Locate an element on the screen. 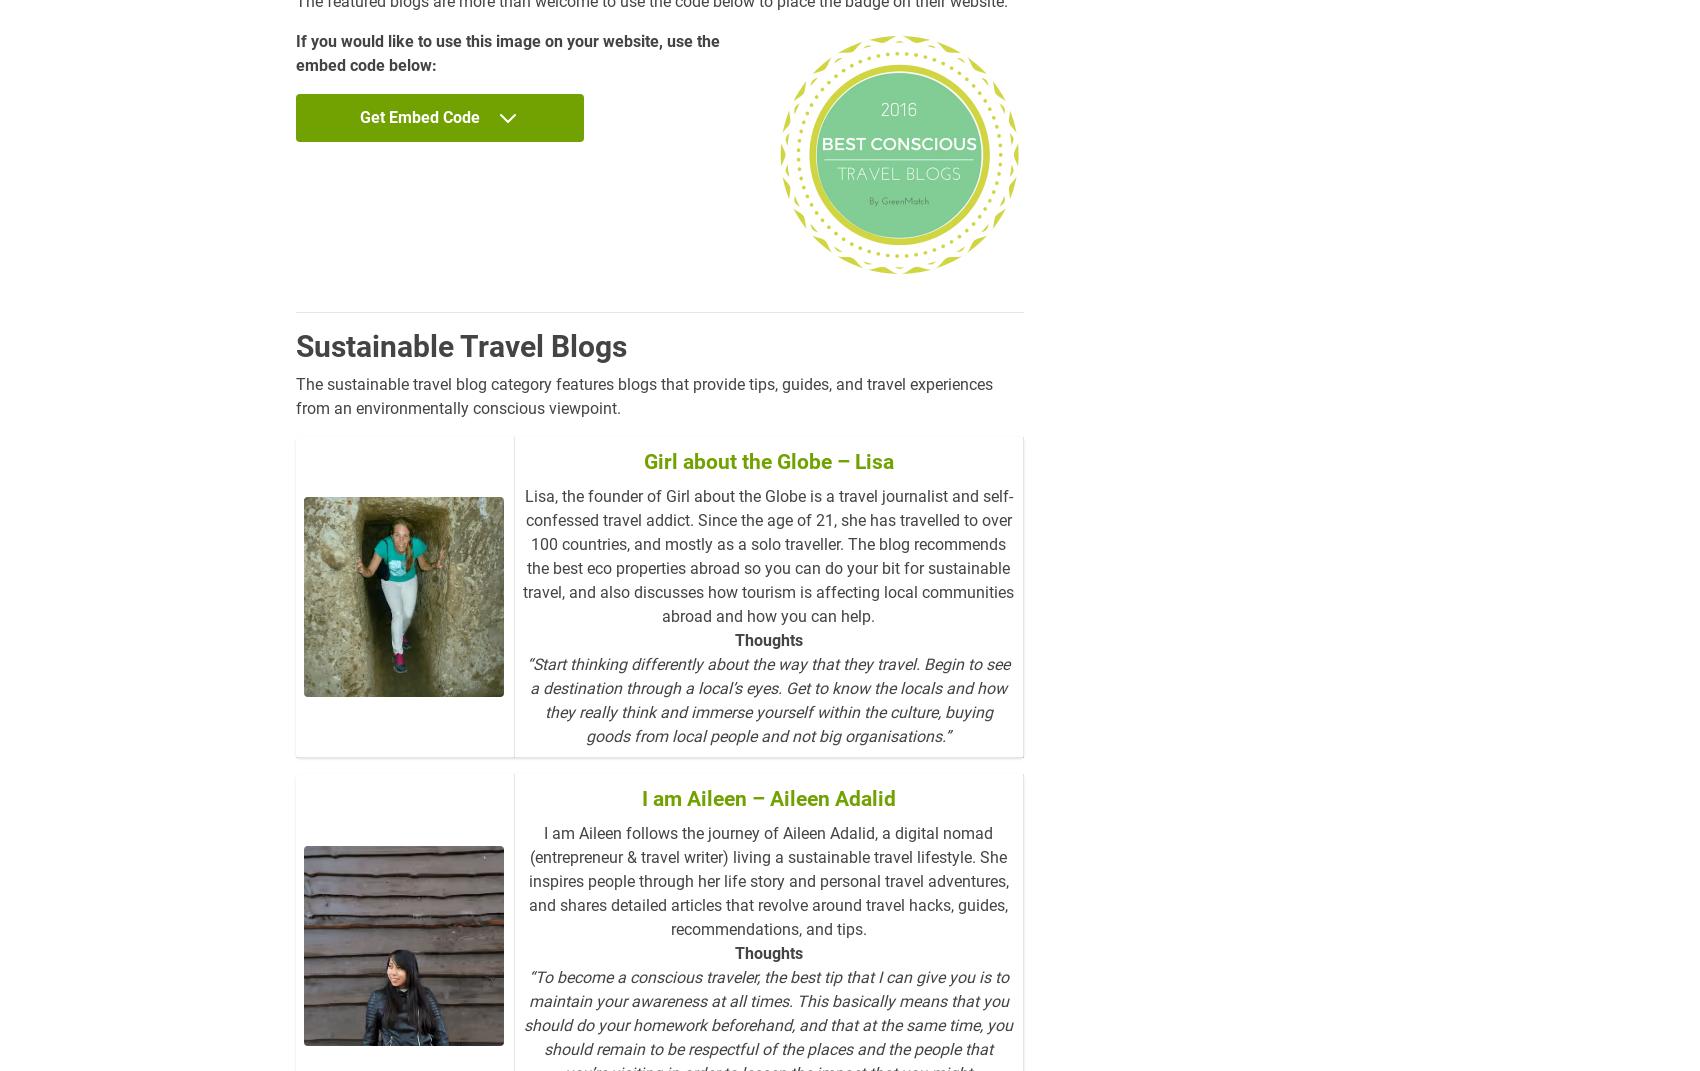  'I am Aileen – Aileen Adalid' is located at coordinates (767, 797).